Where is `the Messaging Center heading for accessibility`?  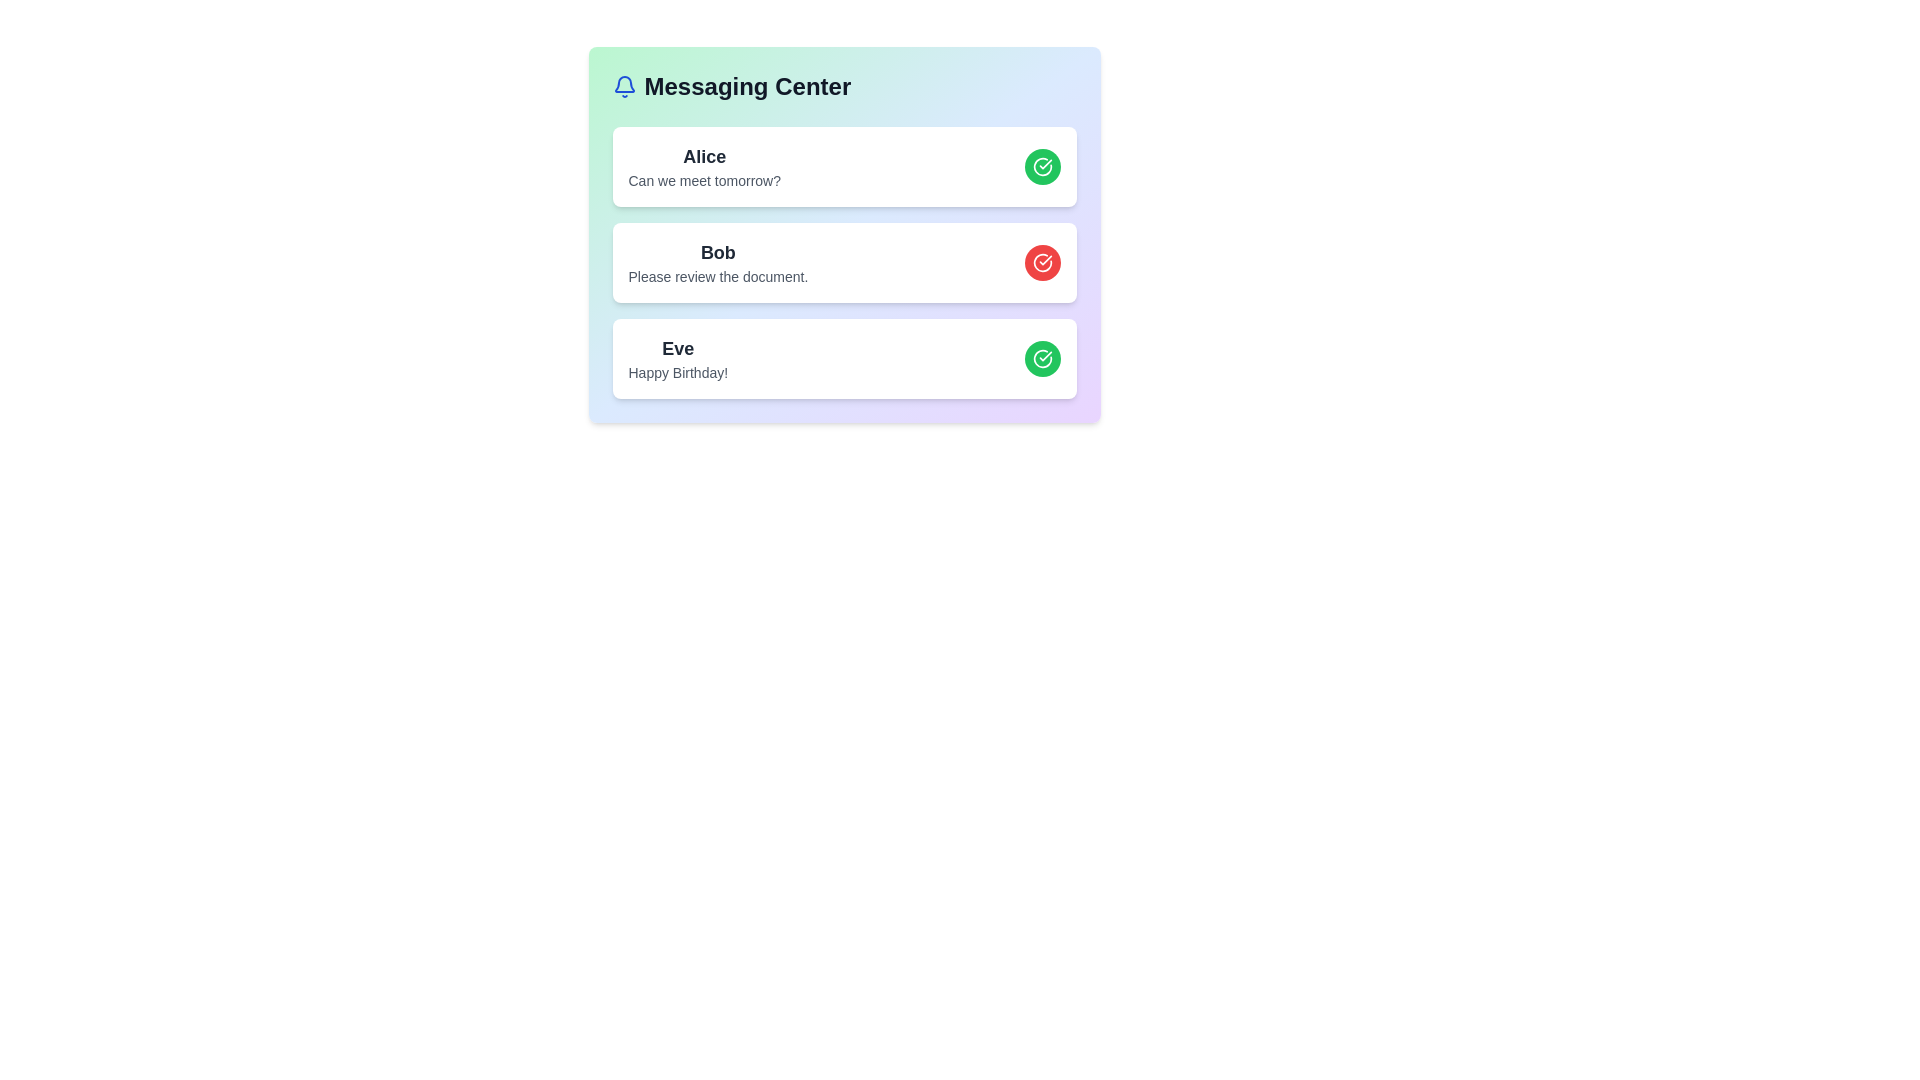
the Messaging Center heading for accessibility is located at coordinates (844, 86).